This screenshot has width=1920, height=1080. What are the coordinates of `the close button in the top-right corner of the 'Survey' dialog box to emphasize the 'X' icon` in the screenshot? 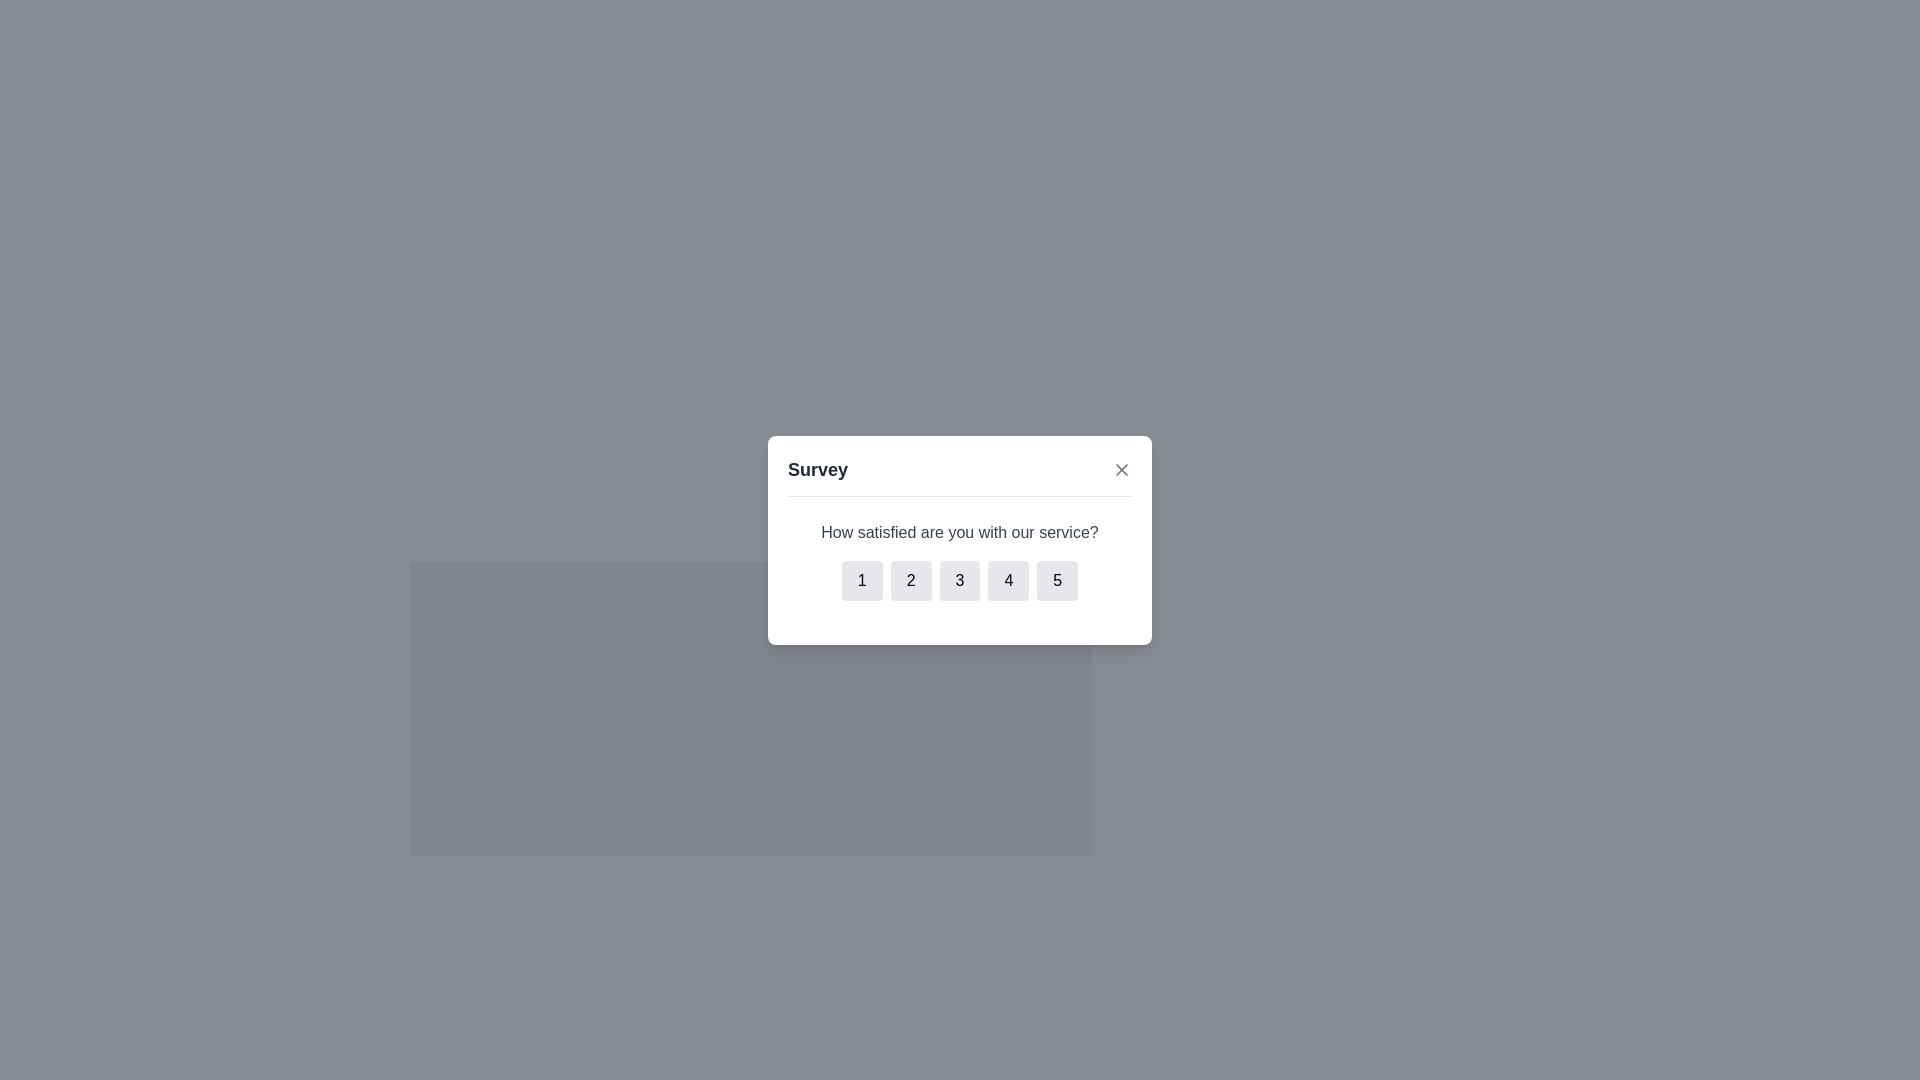 It's located at (1122, 469).